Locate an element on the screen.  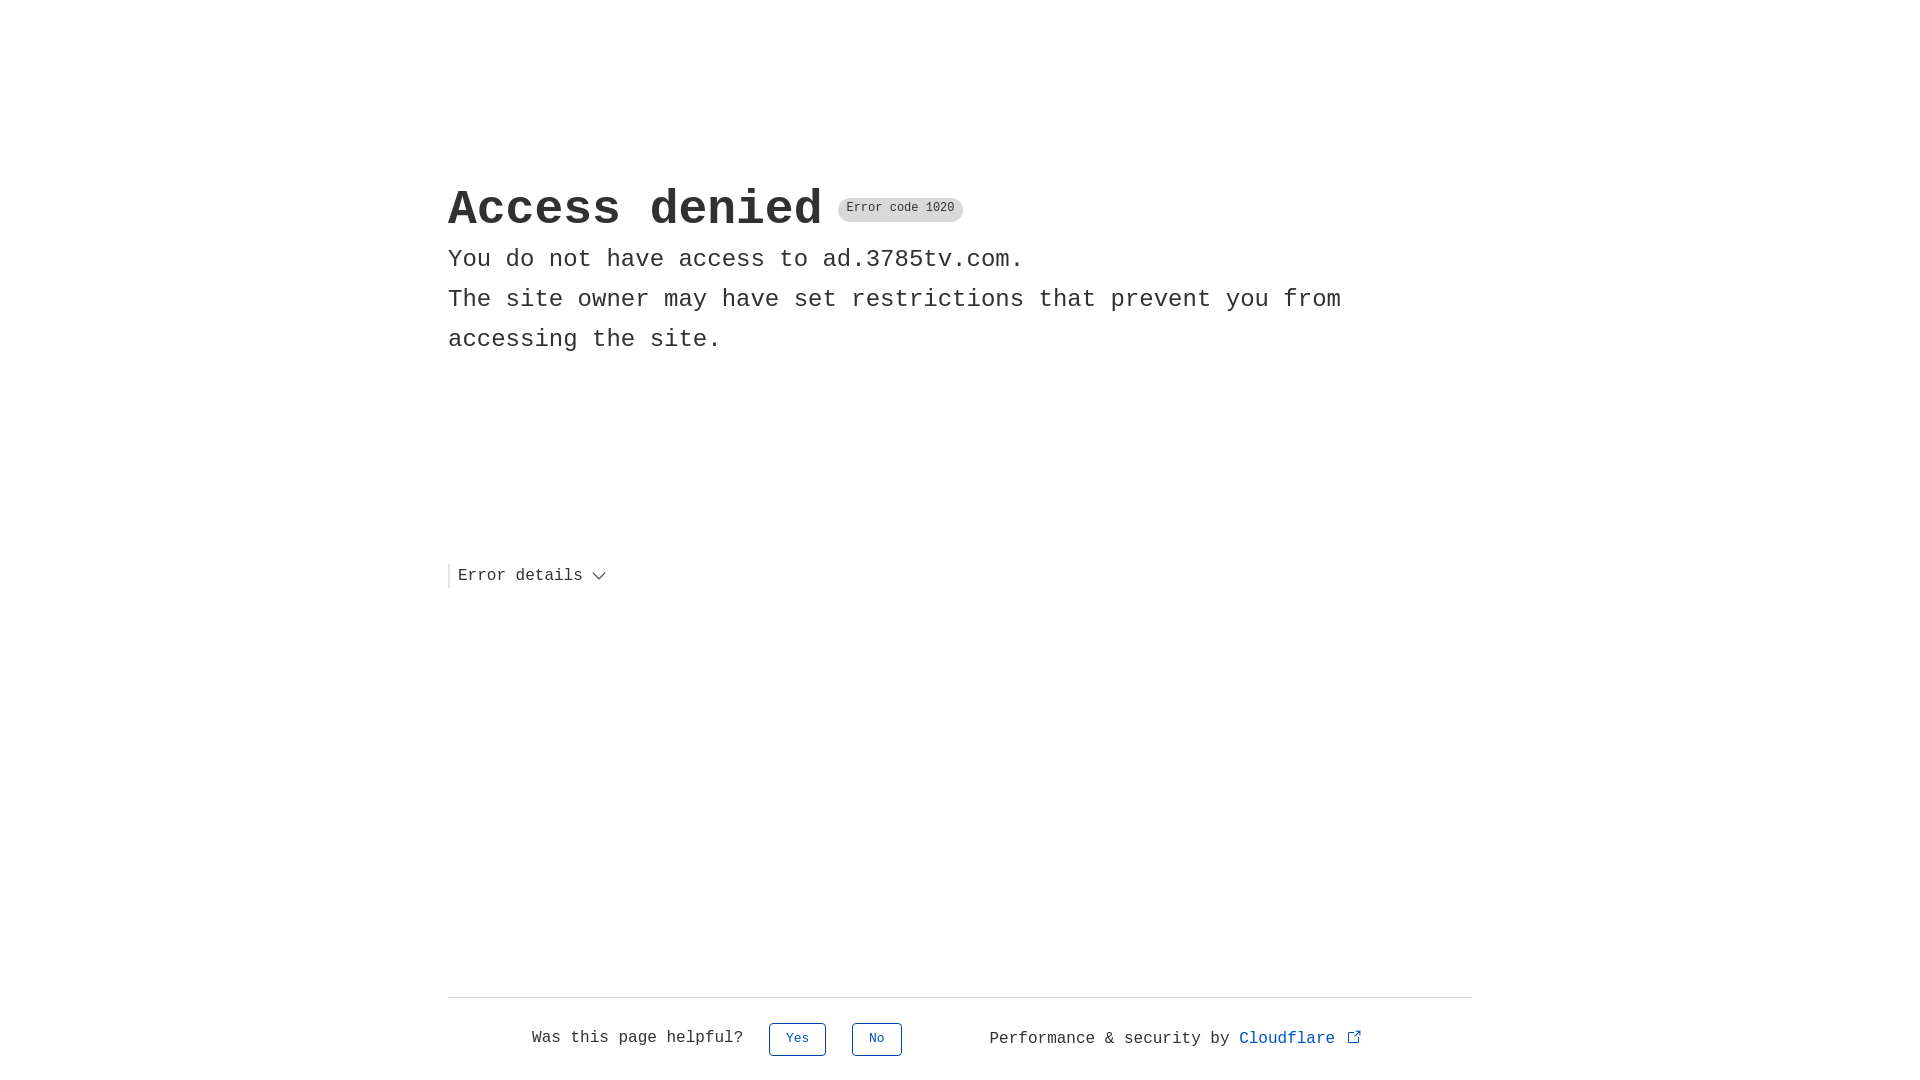
'No' is located at coordinates (877, 1038).